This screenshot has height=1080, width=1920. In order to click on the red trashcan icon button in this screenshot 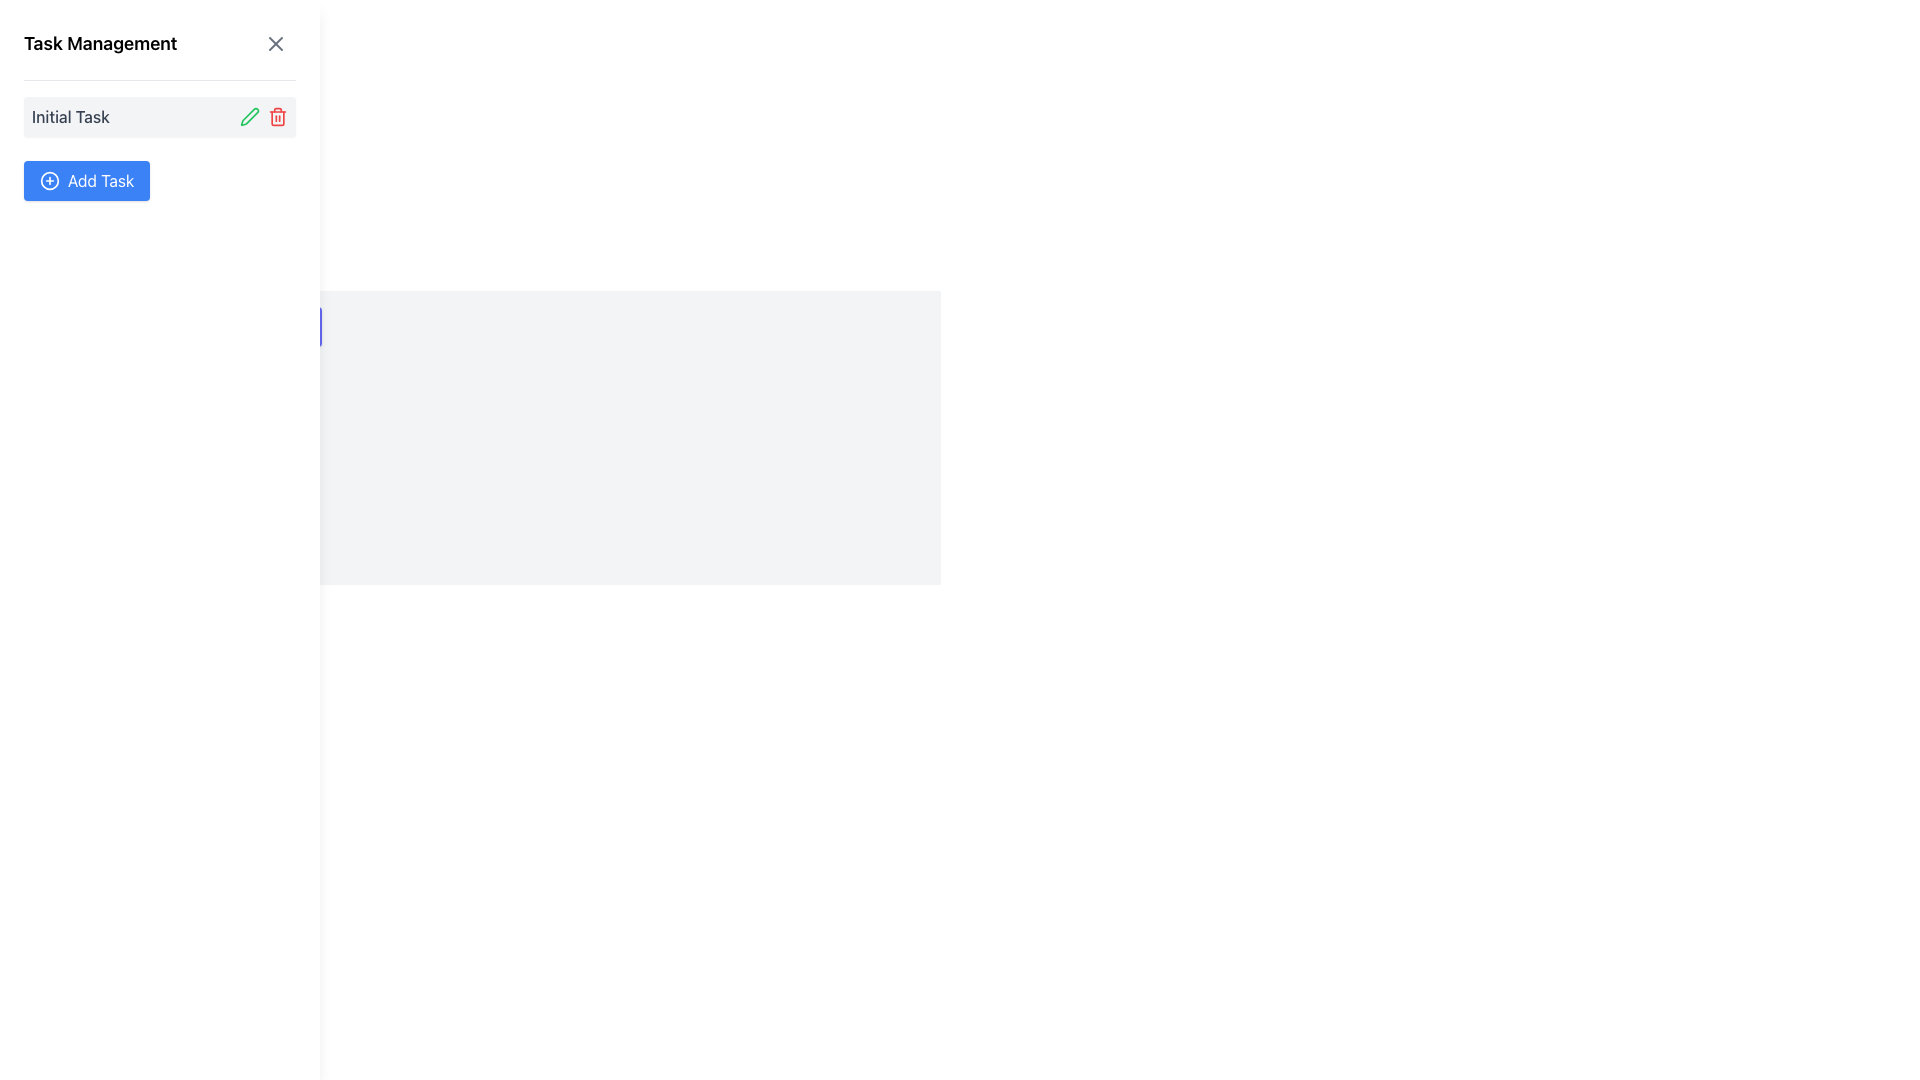, I will do `click(277, 116)`.